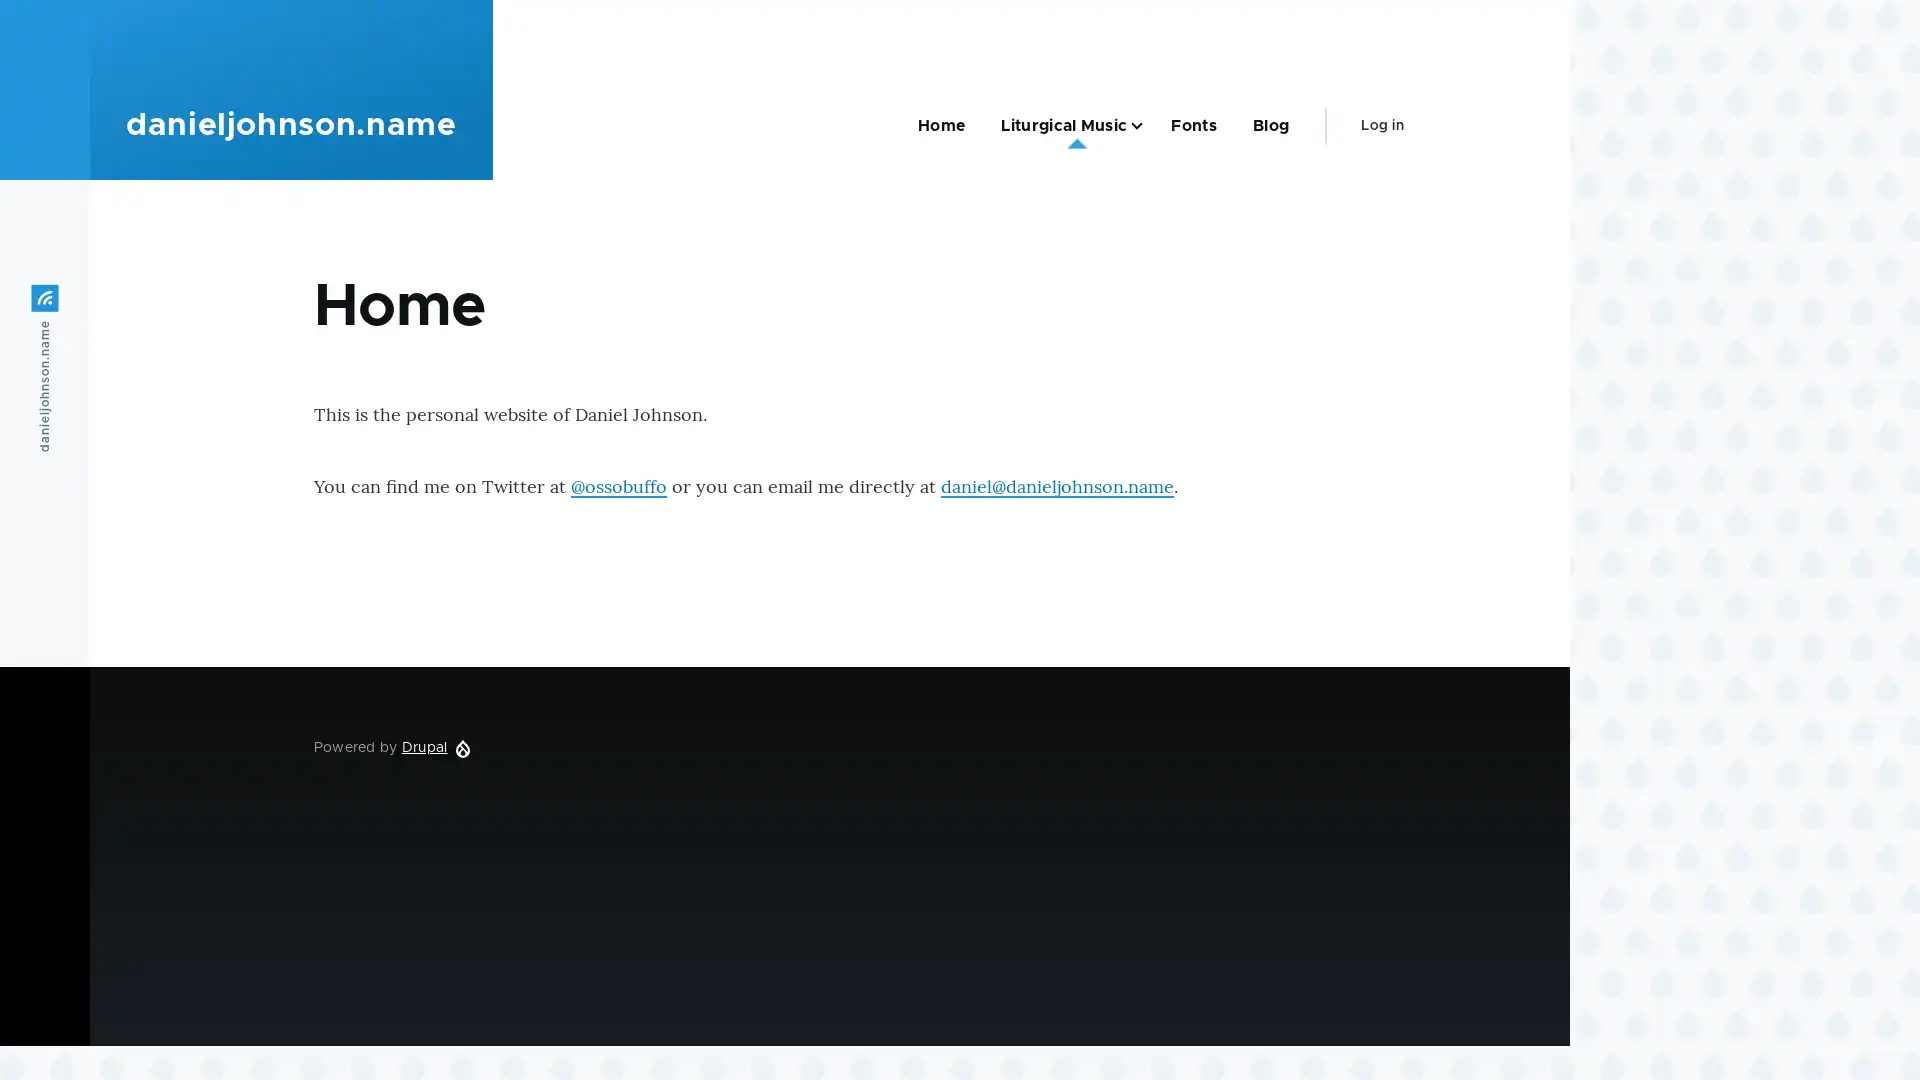 Image resolution: width=1920 pixels, height=1080 pixels. What do you see at coordinates (1148, 125) in the screenshot?
I see `Liturgical Music sub-navigation` at bounding box center [1148, 125].